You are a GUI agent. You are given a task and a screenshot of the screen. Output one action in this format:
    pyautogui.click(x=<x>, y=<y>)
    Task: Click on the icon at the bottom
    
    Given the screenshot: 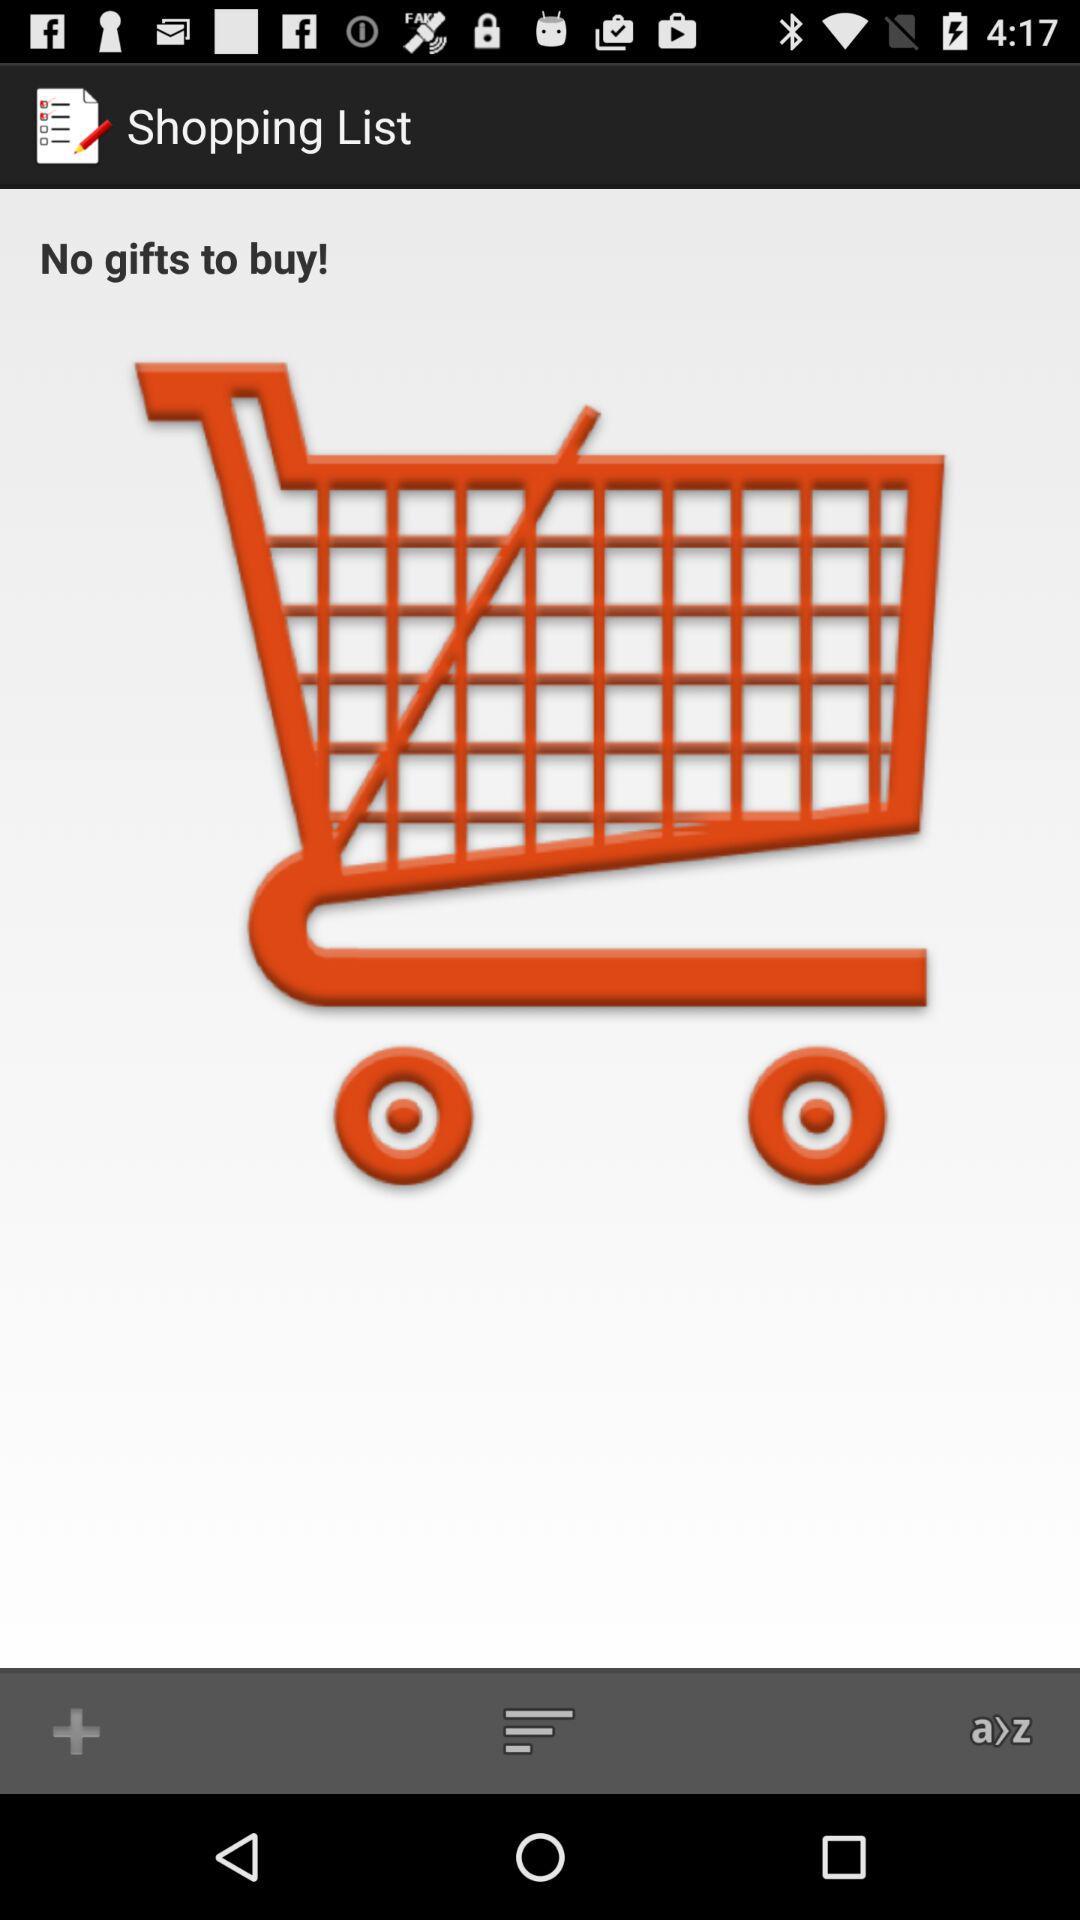 What is the action you would take?
    pyautogui.click(x=538, y=1730)
    